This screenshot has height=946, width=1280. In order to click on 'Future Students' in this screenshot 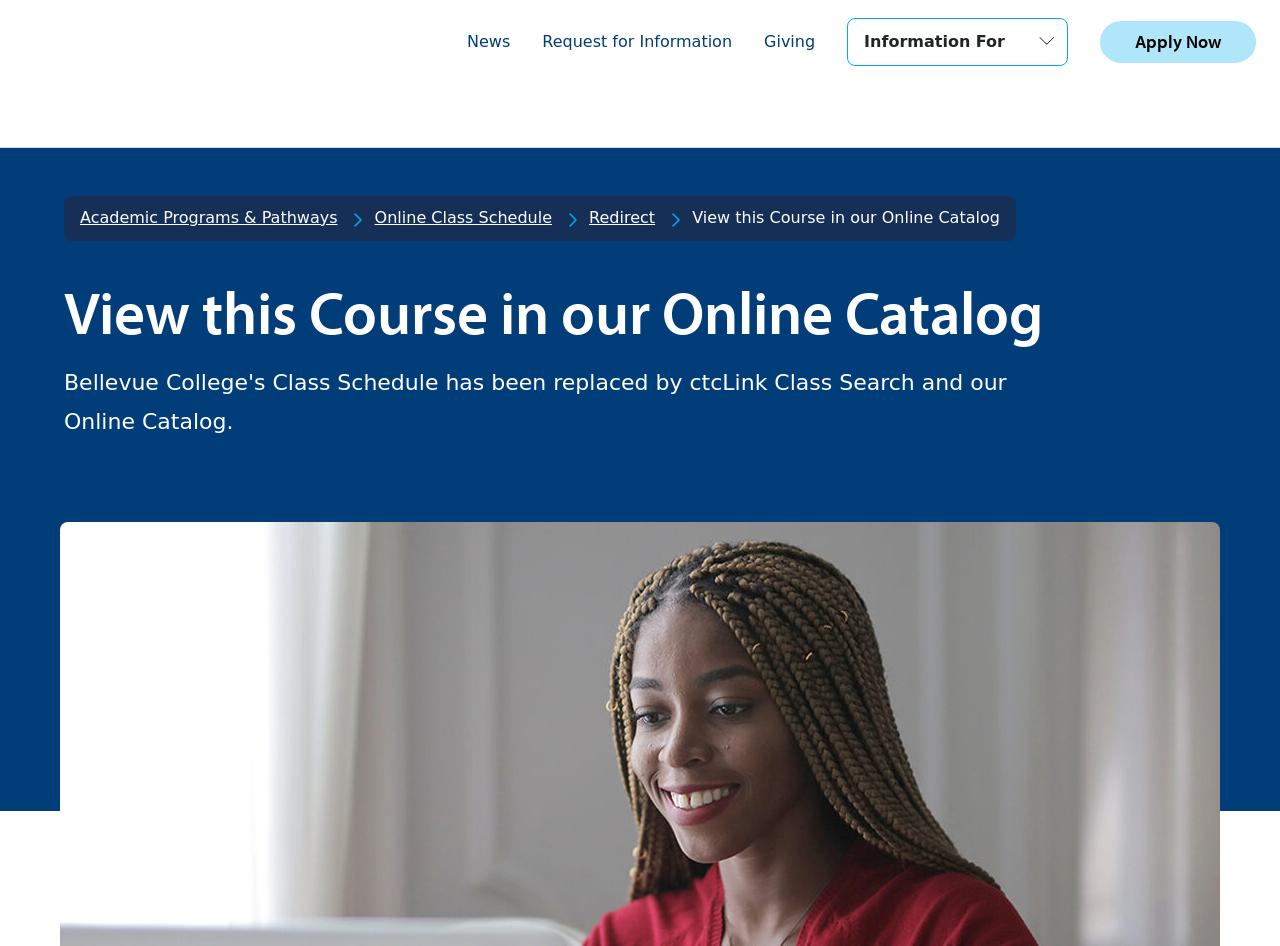, I will do `click(552, 710)`.